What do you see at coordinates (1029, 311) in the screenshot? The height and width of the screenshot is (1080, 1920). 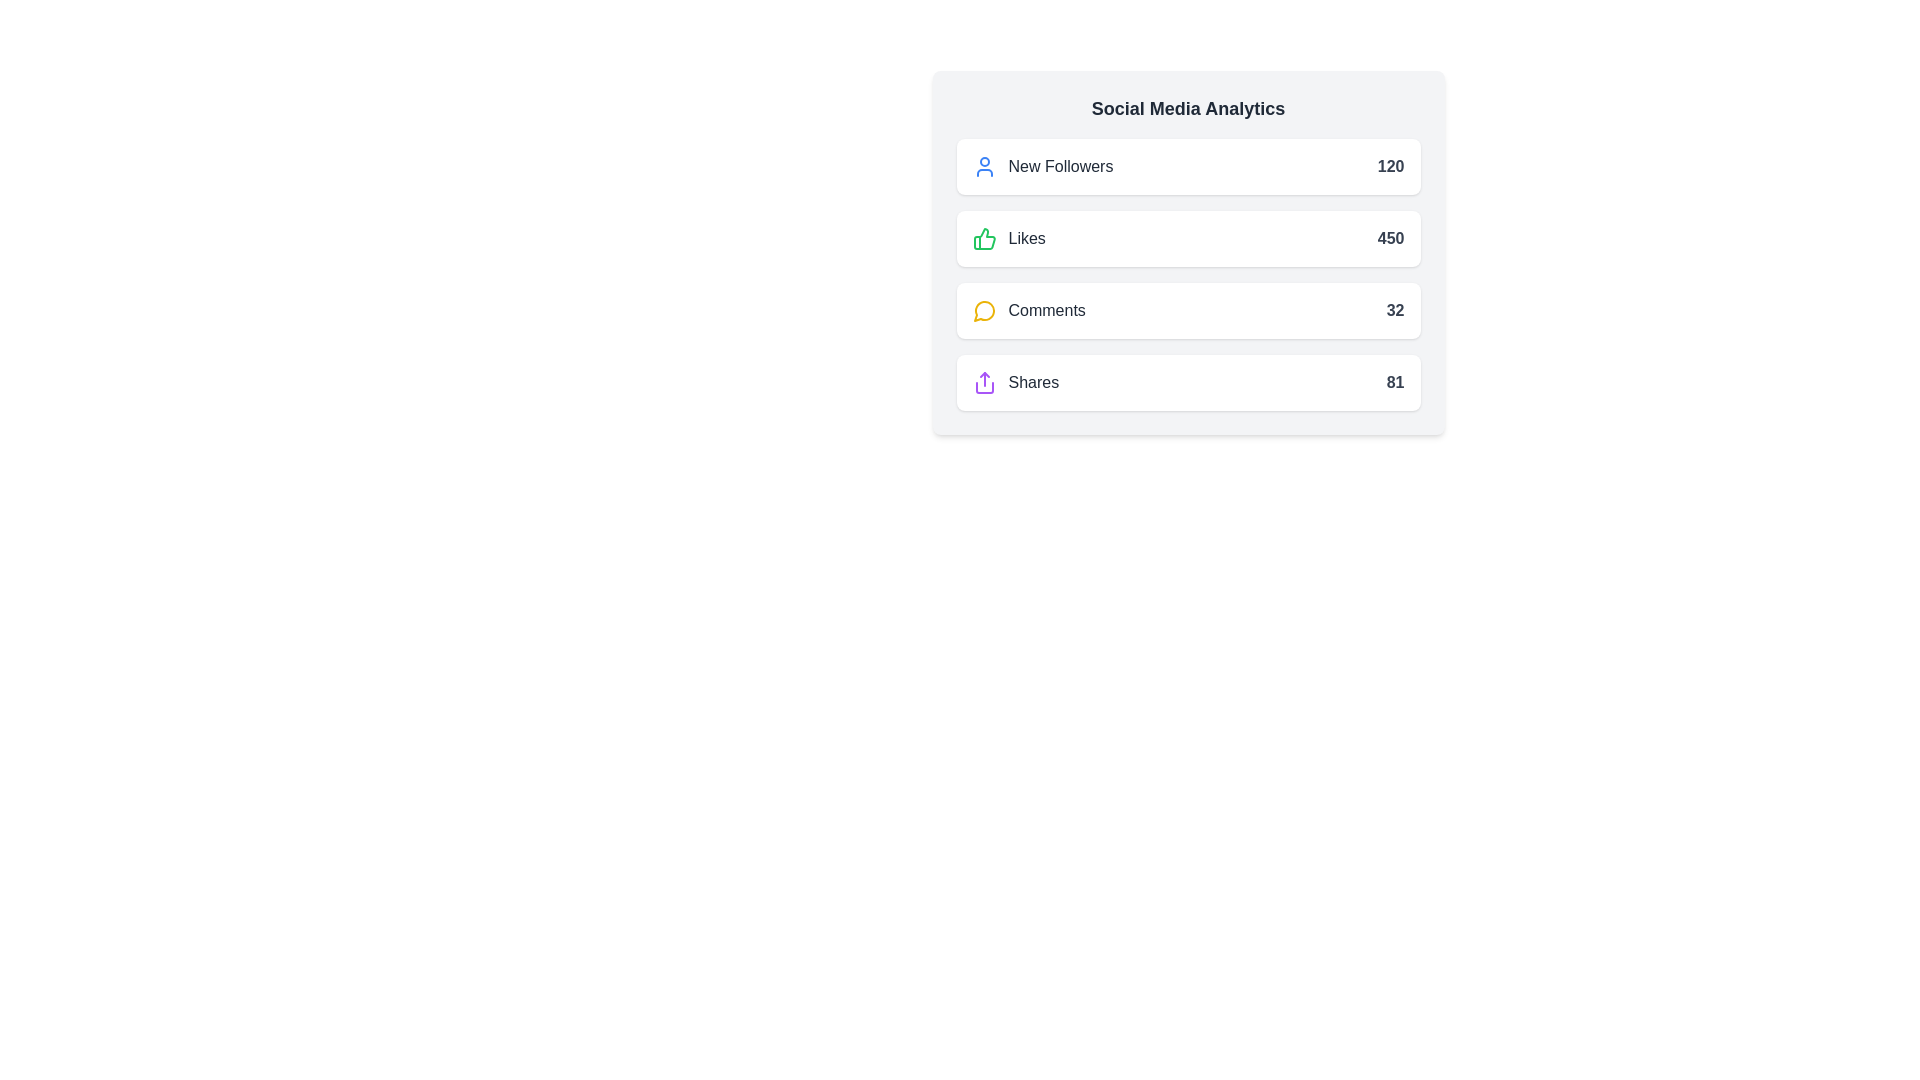 I see `the 'Comments' category element in the Social Media Analytics dashboard, which summarizes user interactions related to comments` at bounding box center [1029, 311].